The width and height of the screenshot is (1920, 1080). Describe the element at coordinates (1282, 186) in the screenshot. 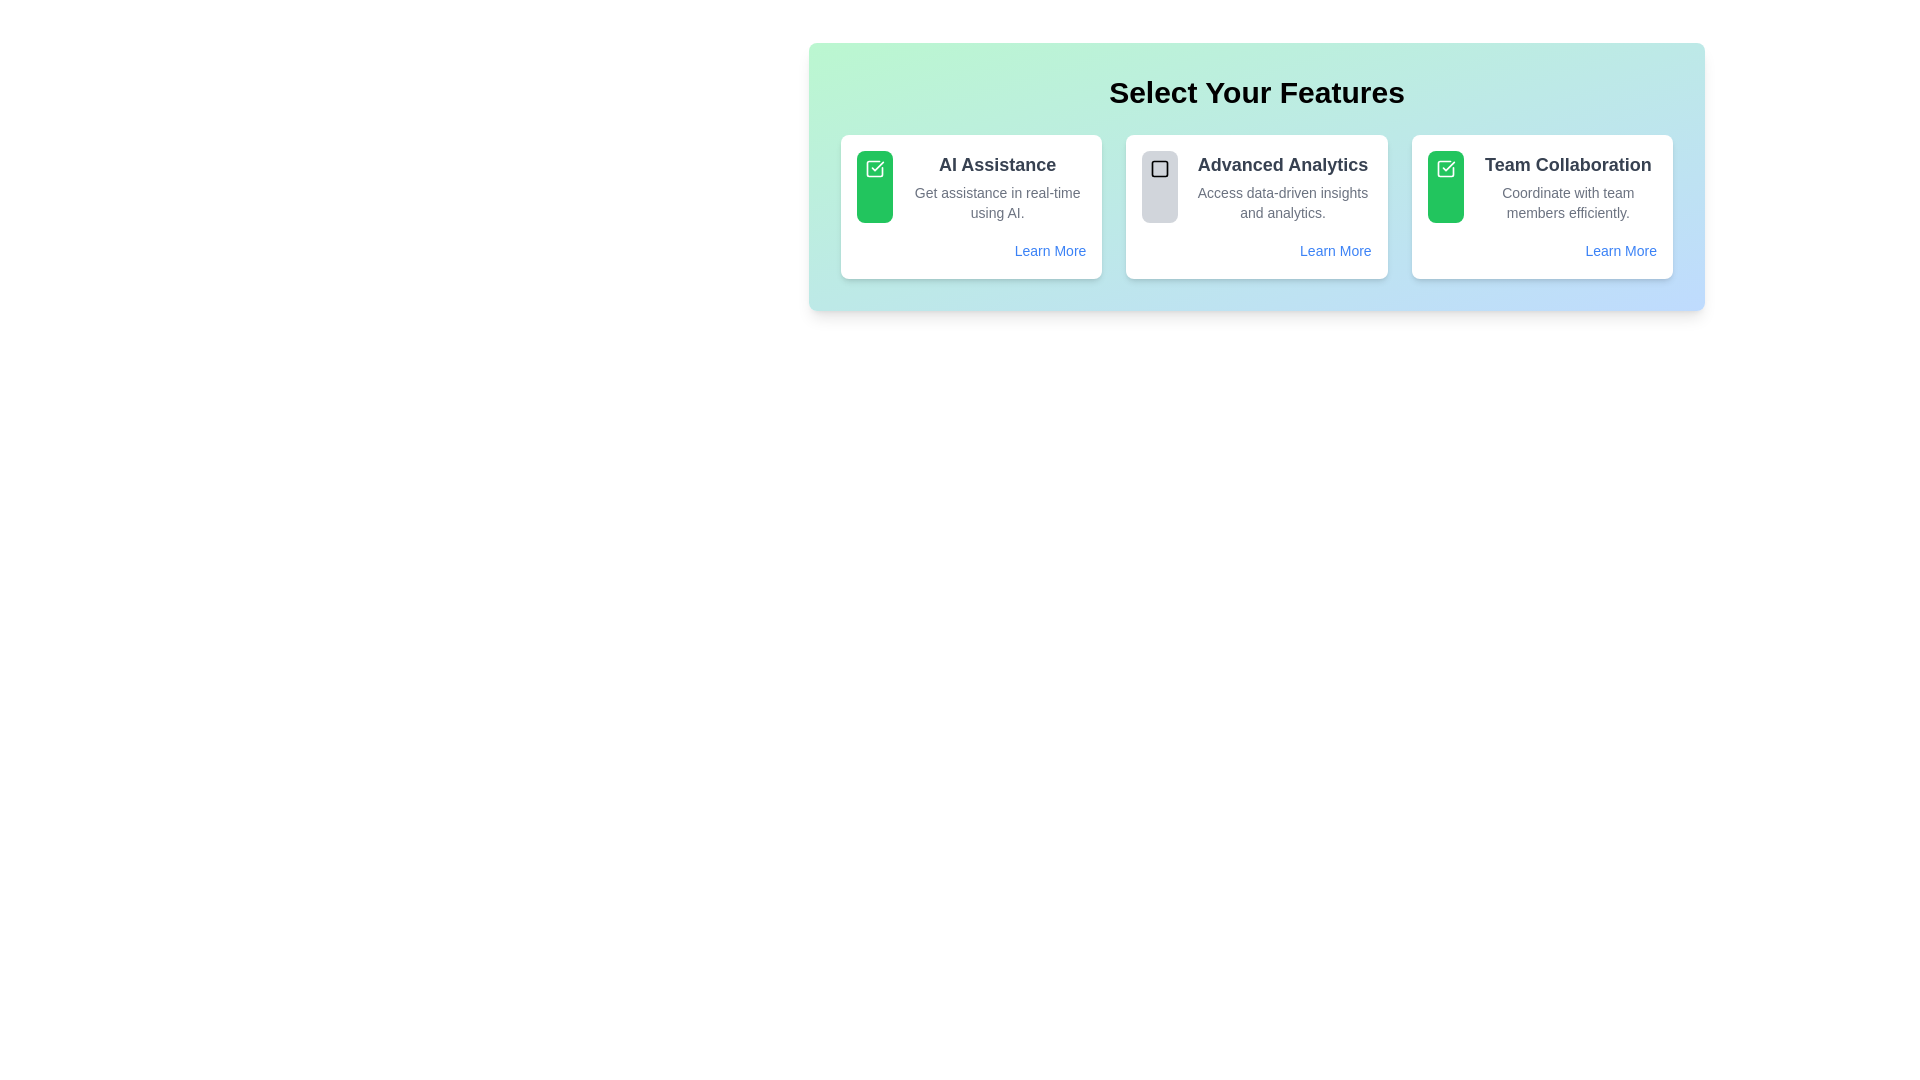

I see `the 'Advanced Analytics' text display element, which includes a bold heading and smaller descriptive text, located centrally within its card` at that location.